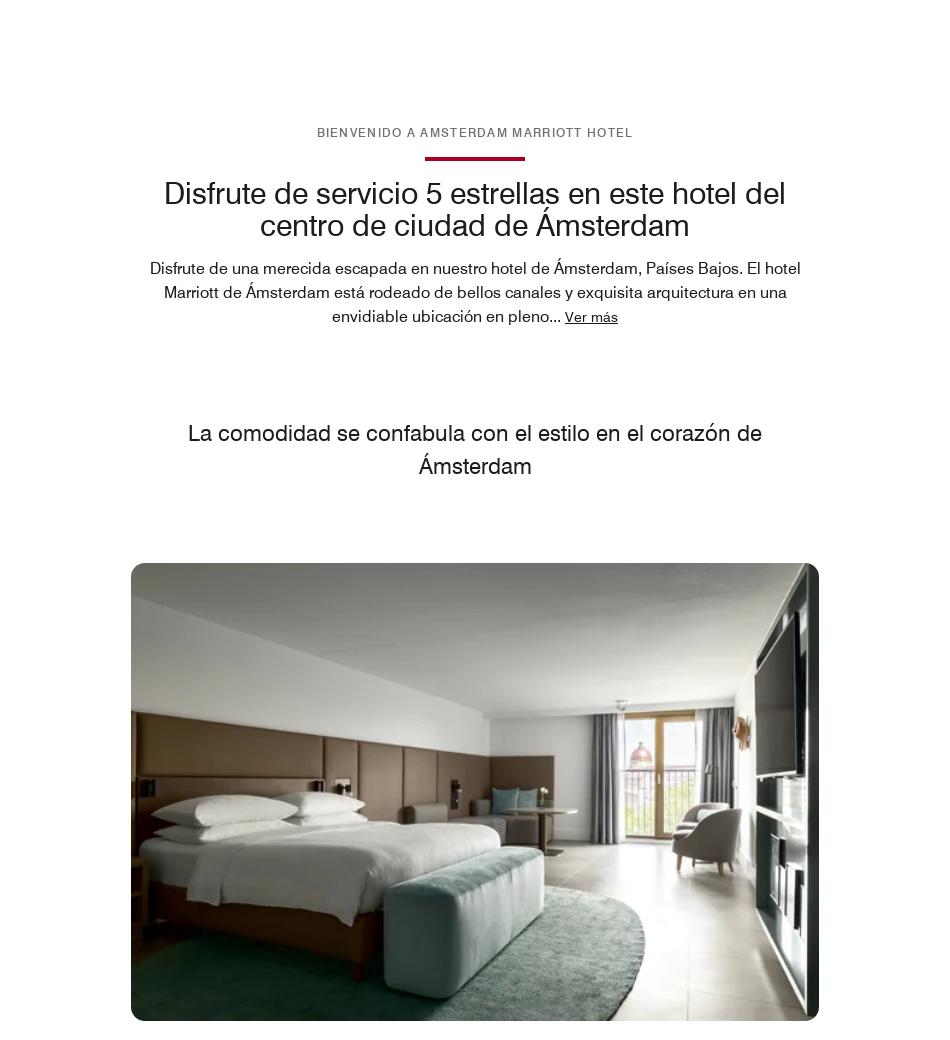 The width and height of the screenshot is (950, 1040). What do you see at coordinates (380, 101) in the screenshot?
I see `'Información sobre las instalaciones para personas con necesidades especiales'` at bounding box center [380, 101].